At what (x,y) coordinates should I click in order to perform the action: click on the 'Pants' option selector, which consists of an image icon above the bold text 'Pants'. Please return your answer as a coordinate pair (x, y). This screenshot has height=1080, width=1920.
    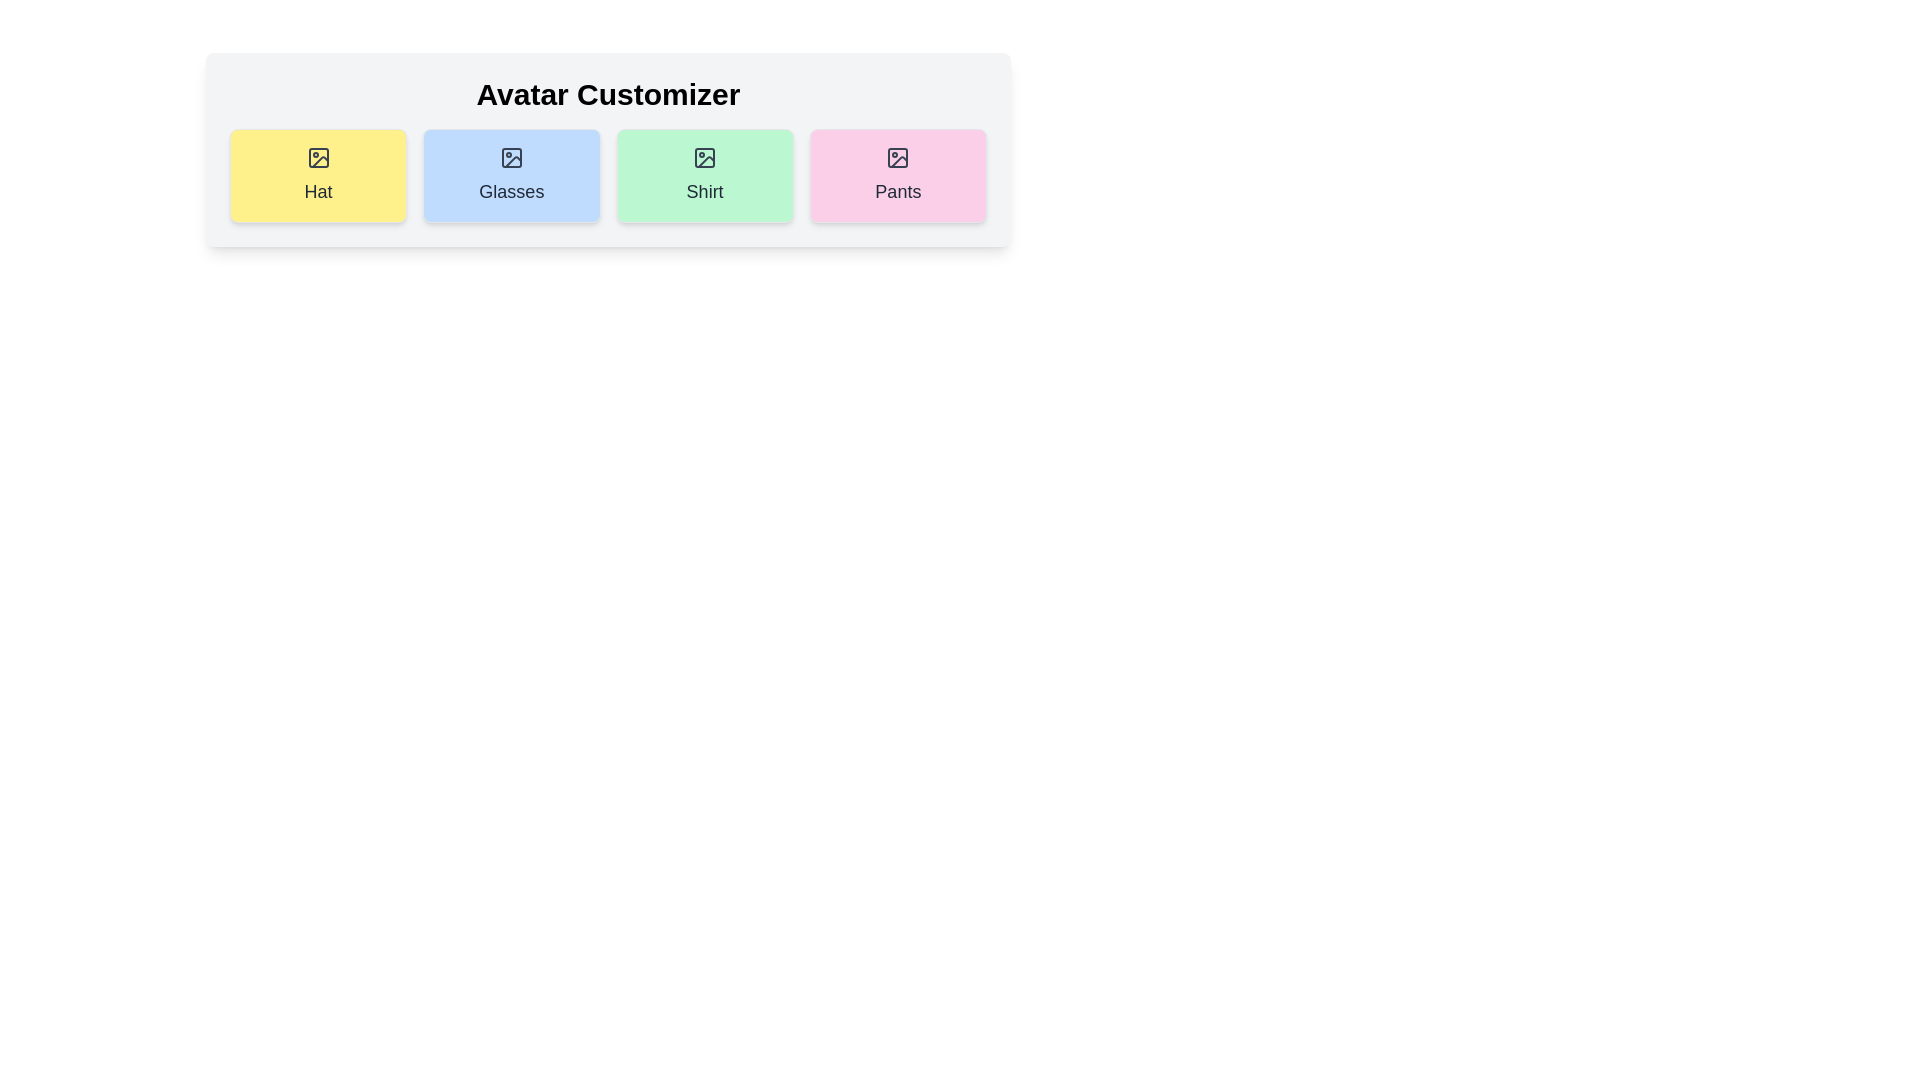
    Looking at the image, I should click on (897, 175).